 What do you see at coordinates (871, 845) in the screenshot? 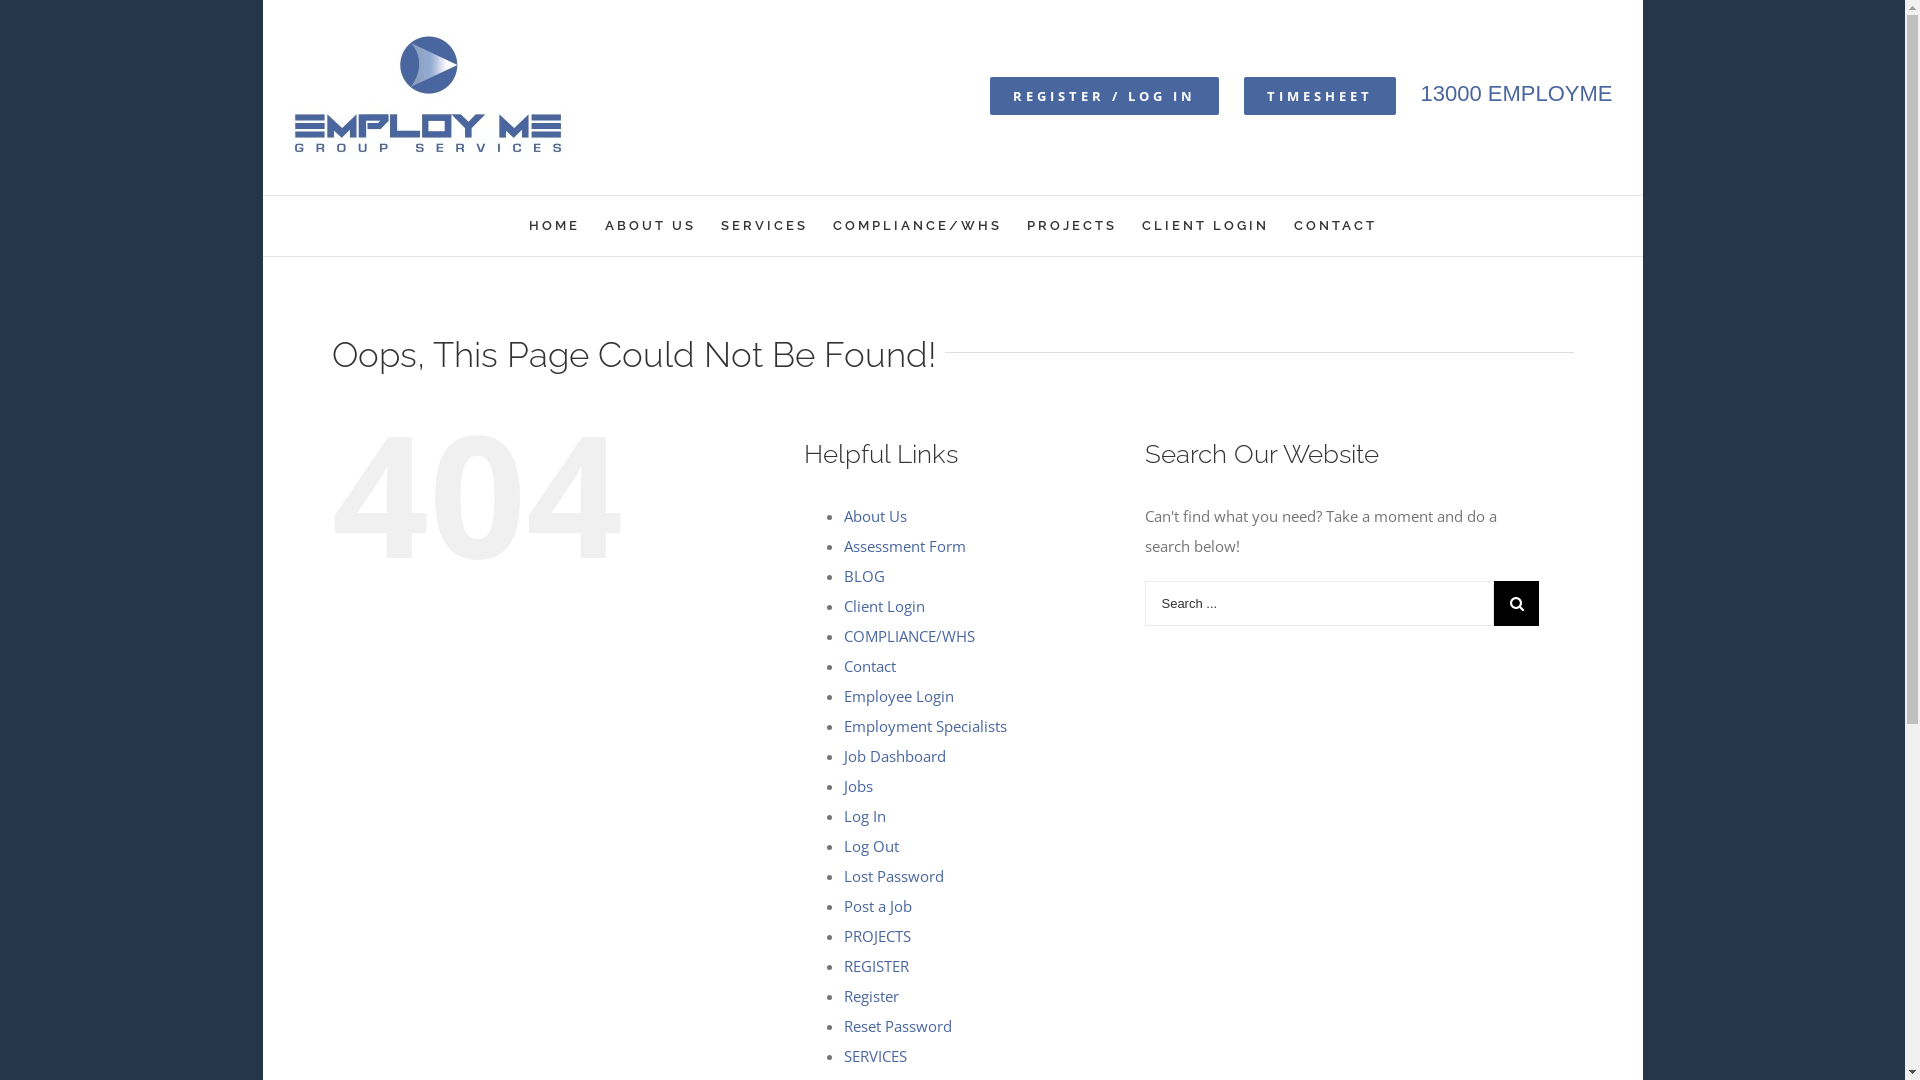
I see `'Log Out'` at bounding box center [871, 845].